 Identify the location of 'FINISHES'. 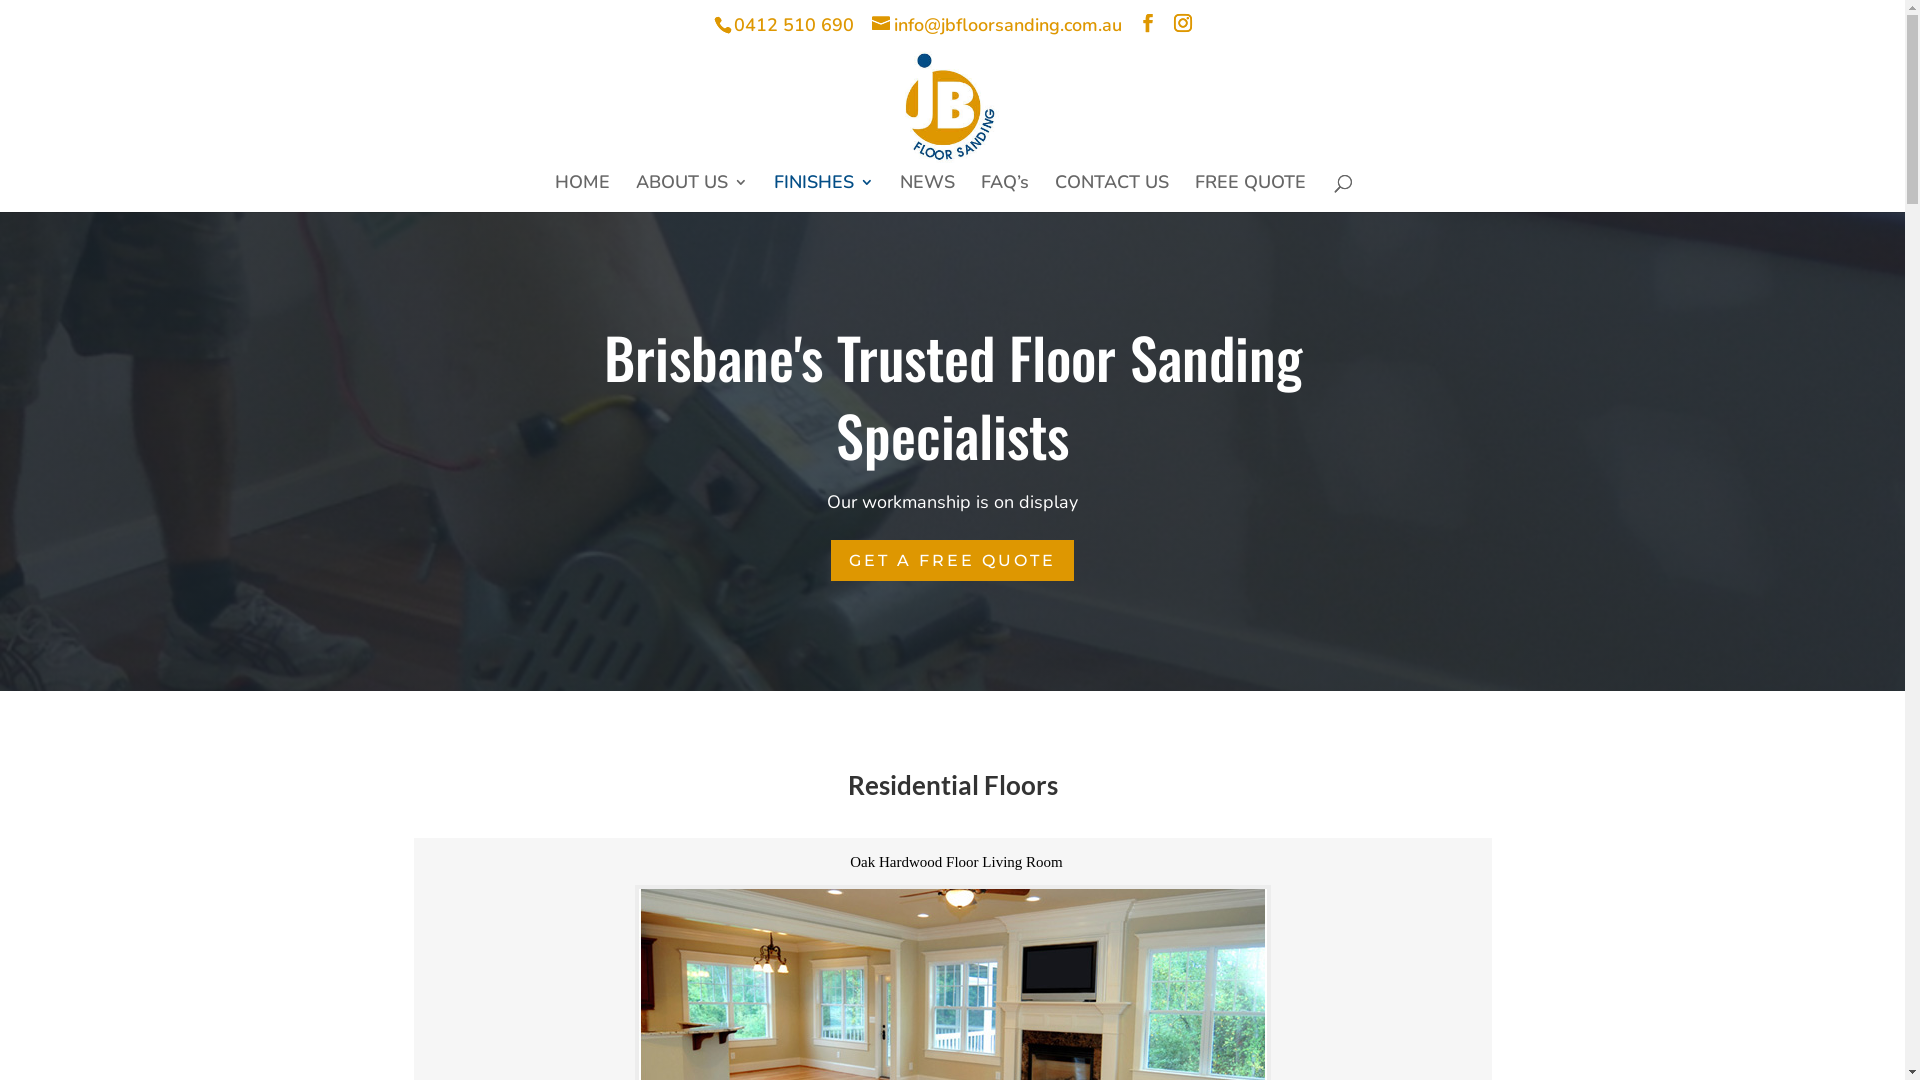
(824, 193).